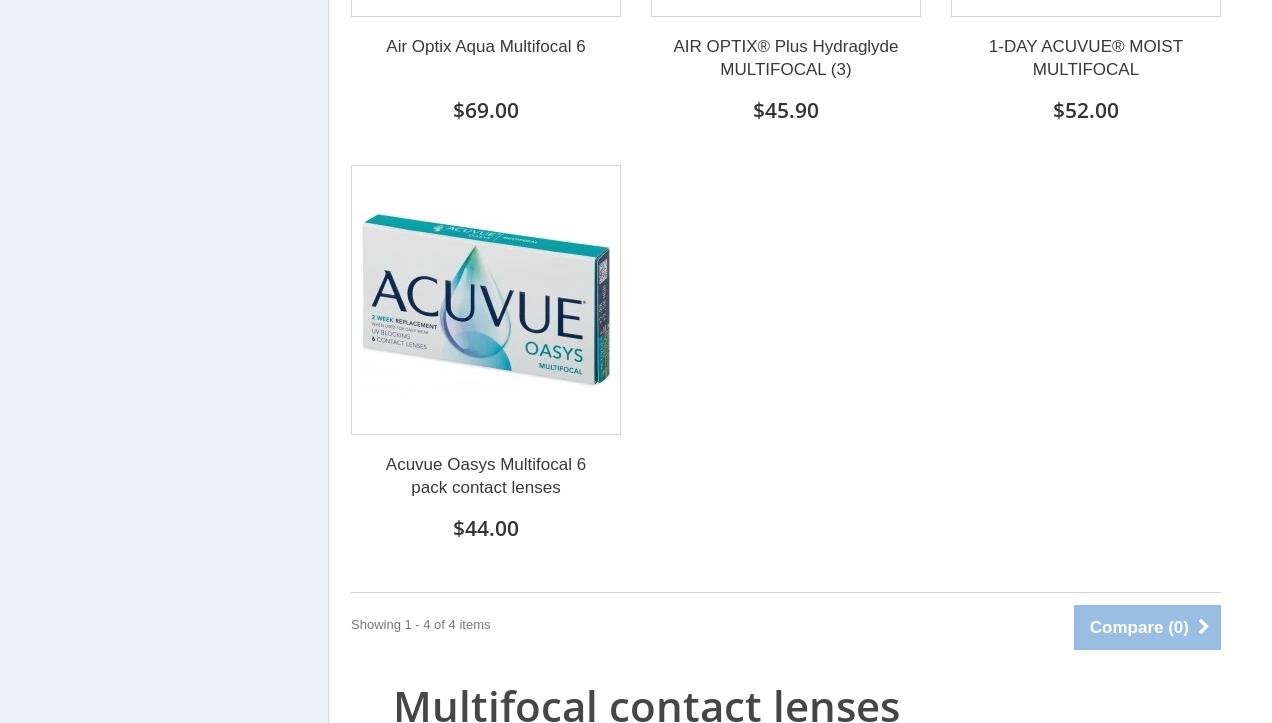 The height and width of the screenshot is (723, 1272). I want to click on ')', so click(1181, 626).